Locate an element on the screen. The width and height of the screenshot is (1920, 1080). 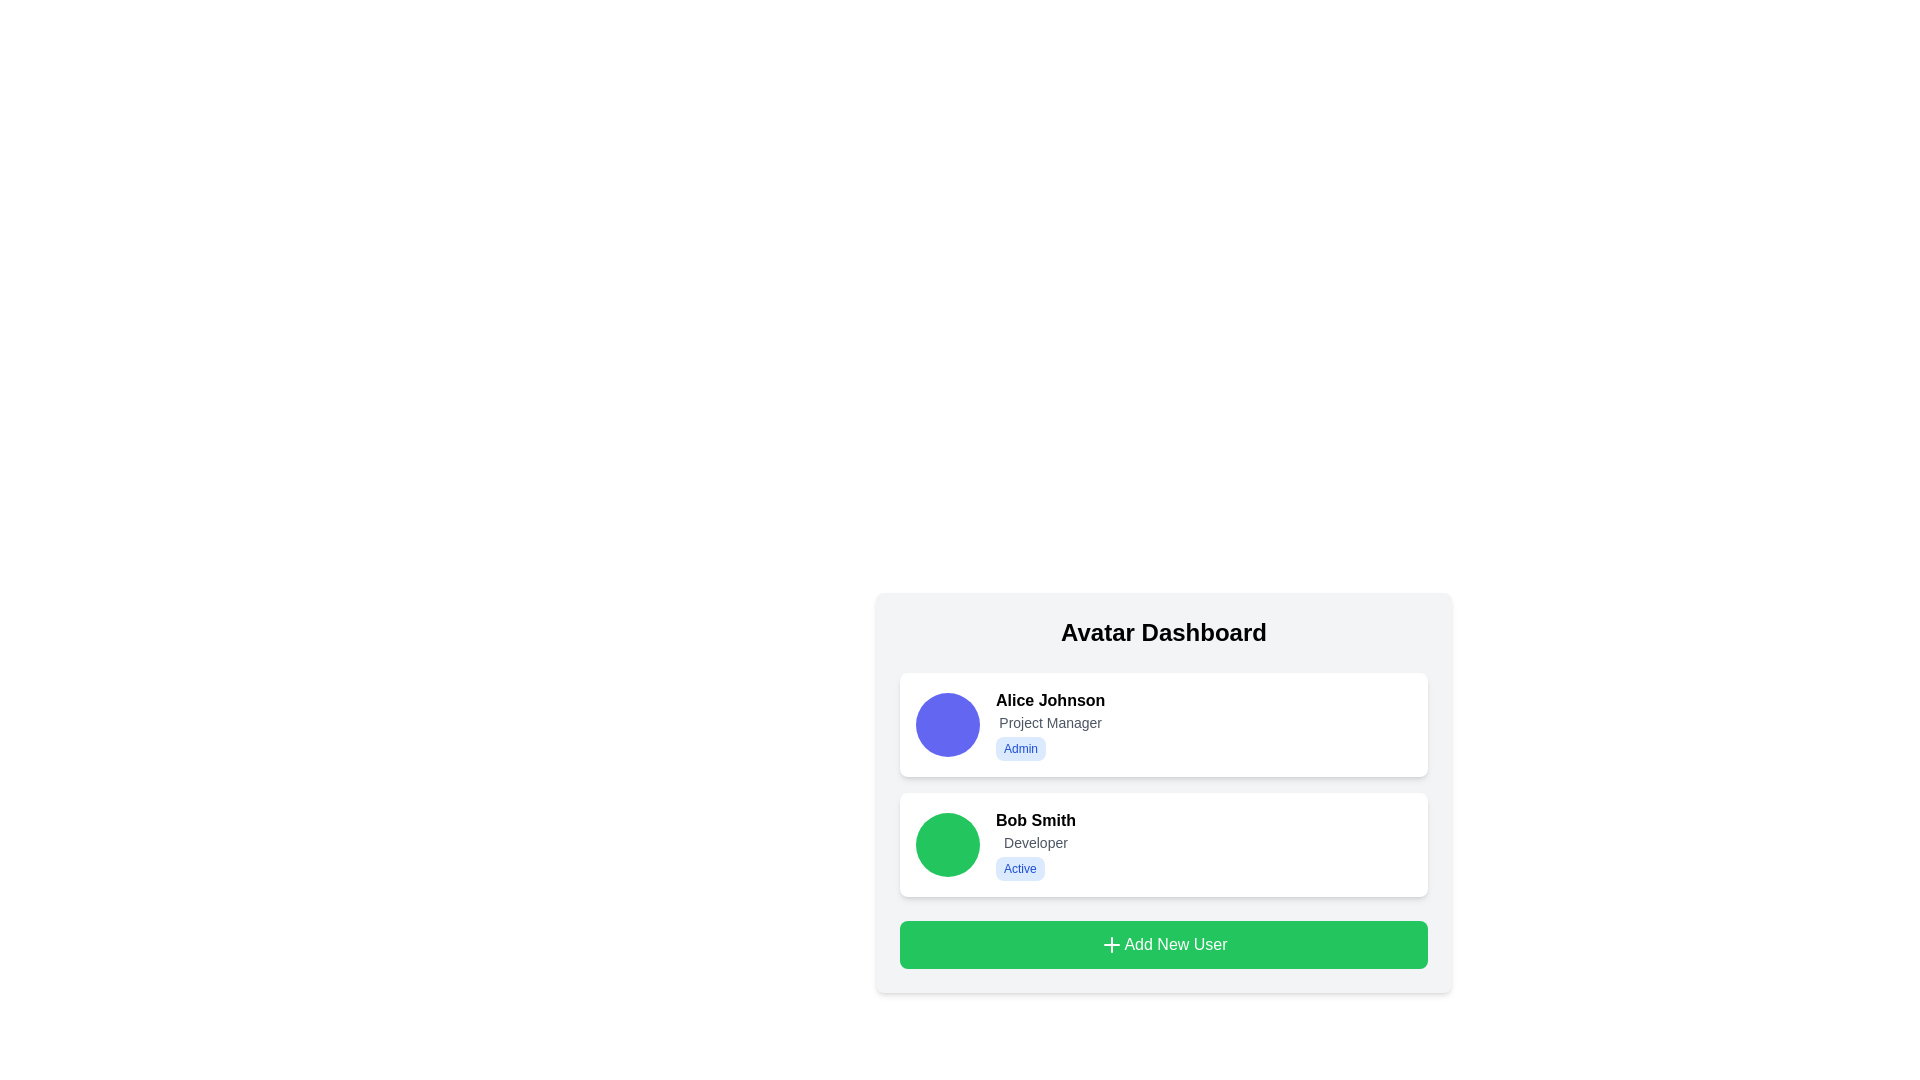
the non-interactive label displaying the professional role or title of the user 'Alice Johnson', which is positioned below the name and above the text 'Admin' in the Avatar Dashboard interface is located at coordinates (1049, 722).